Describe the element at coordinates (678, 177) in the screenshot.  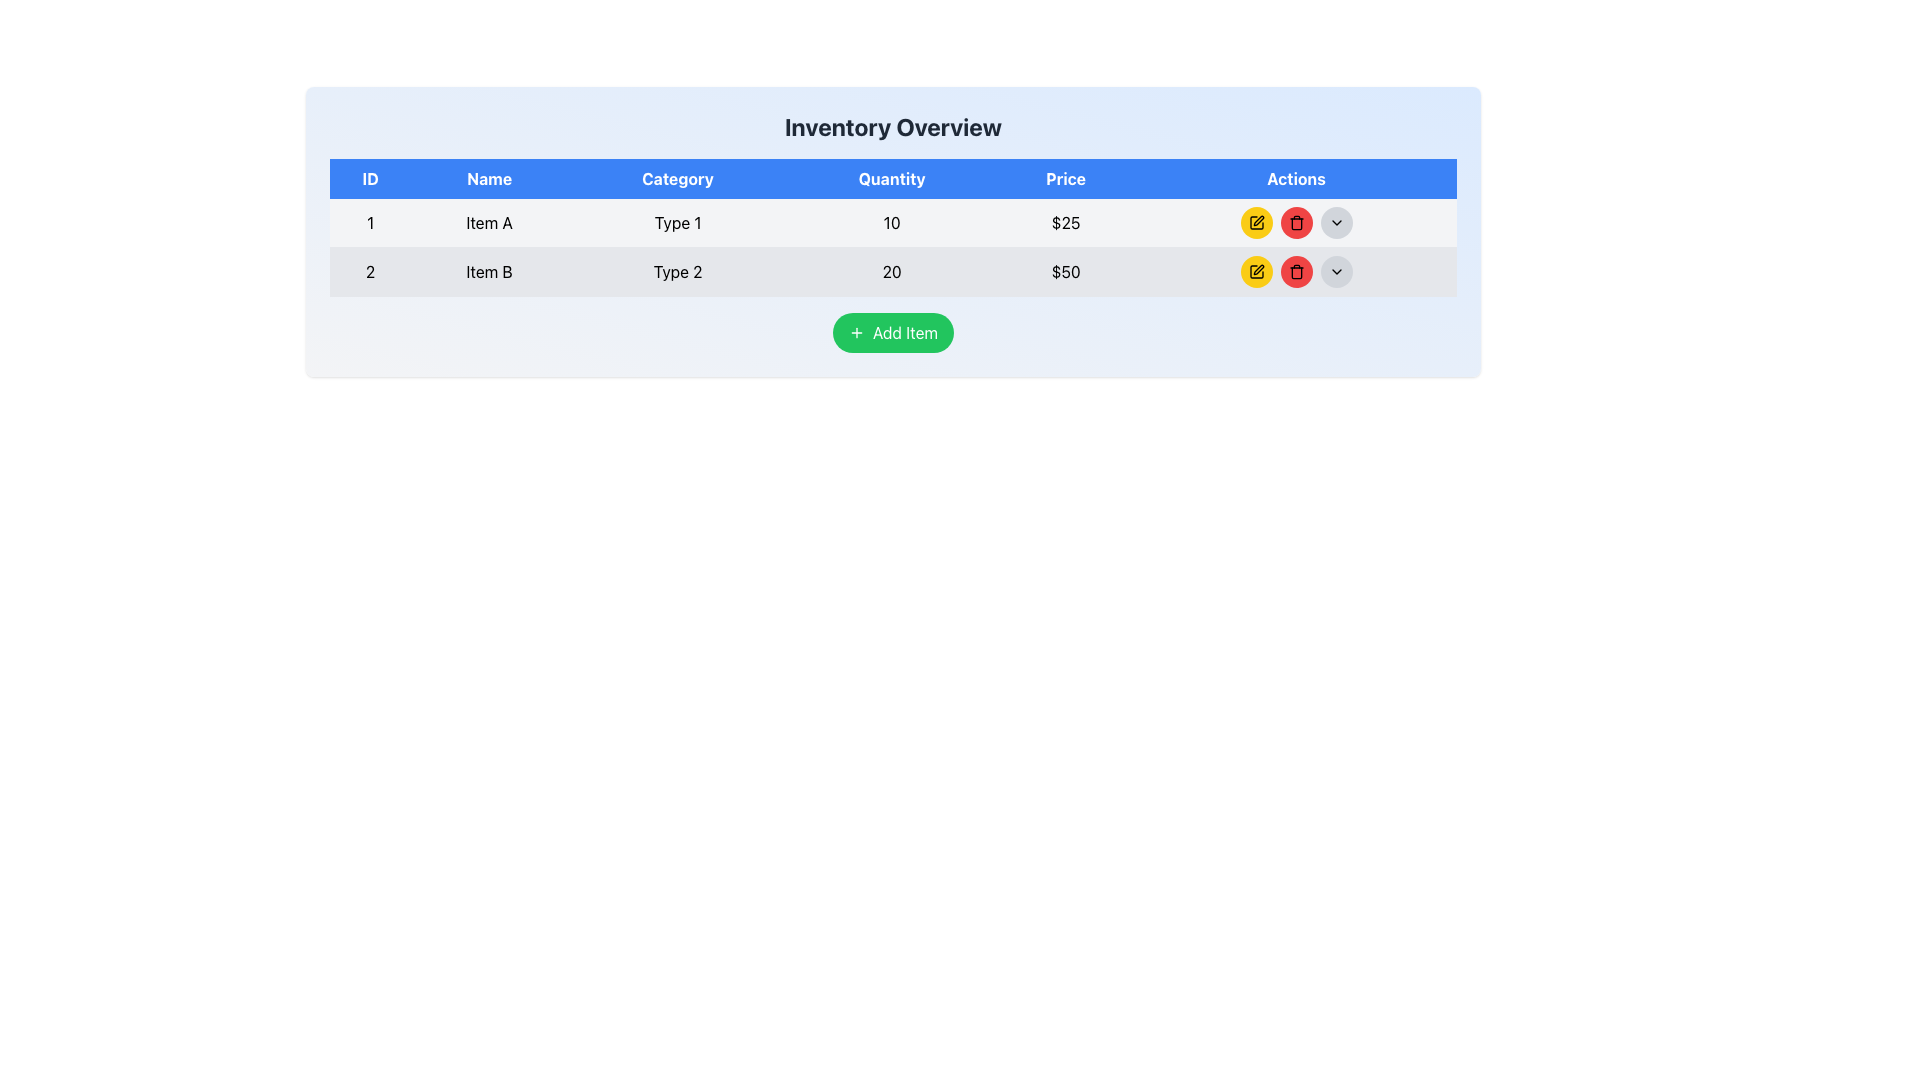
I see `the 'Category' text block, which is the third block in a series of horizontally arranged text blocks within a blue header bar, located between the 'Name' and 'Quantity' blocks` at that location.